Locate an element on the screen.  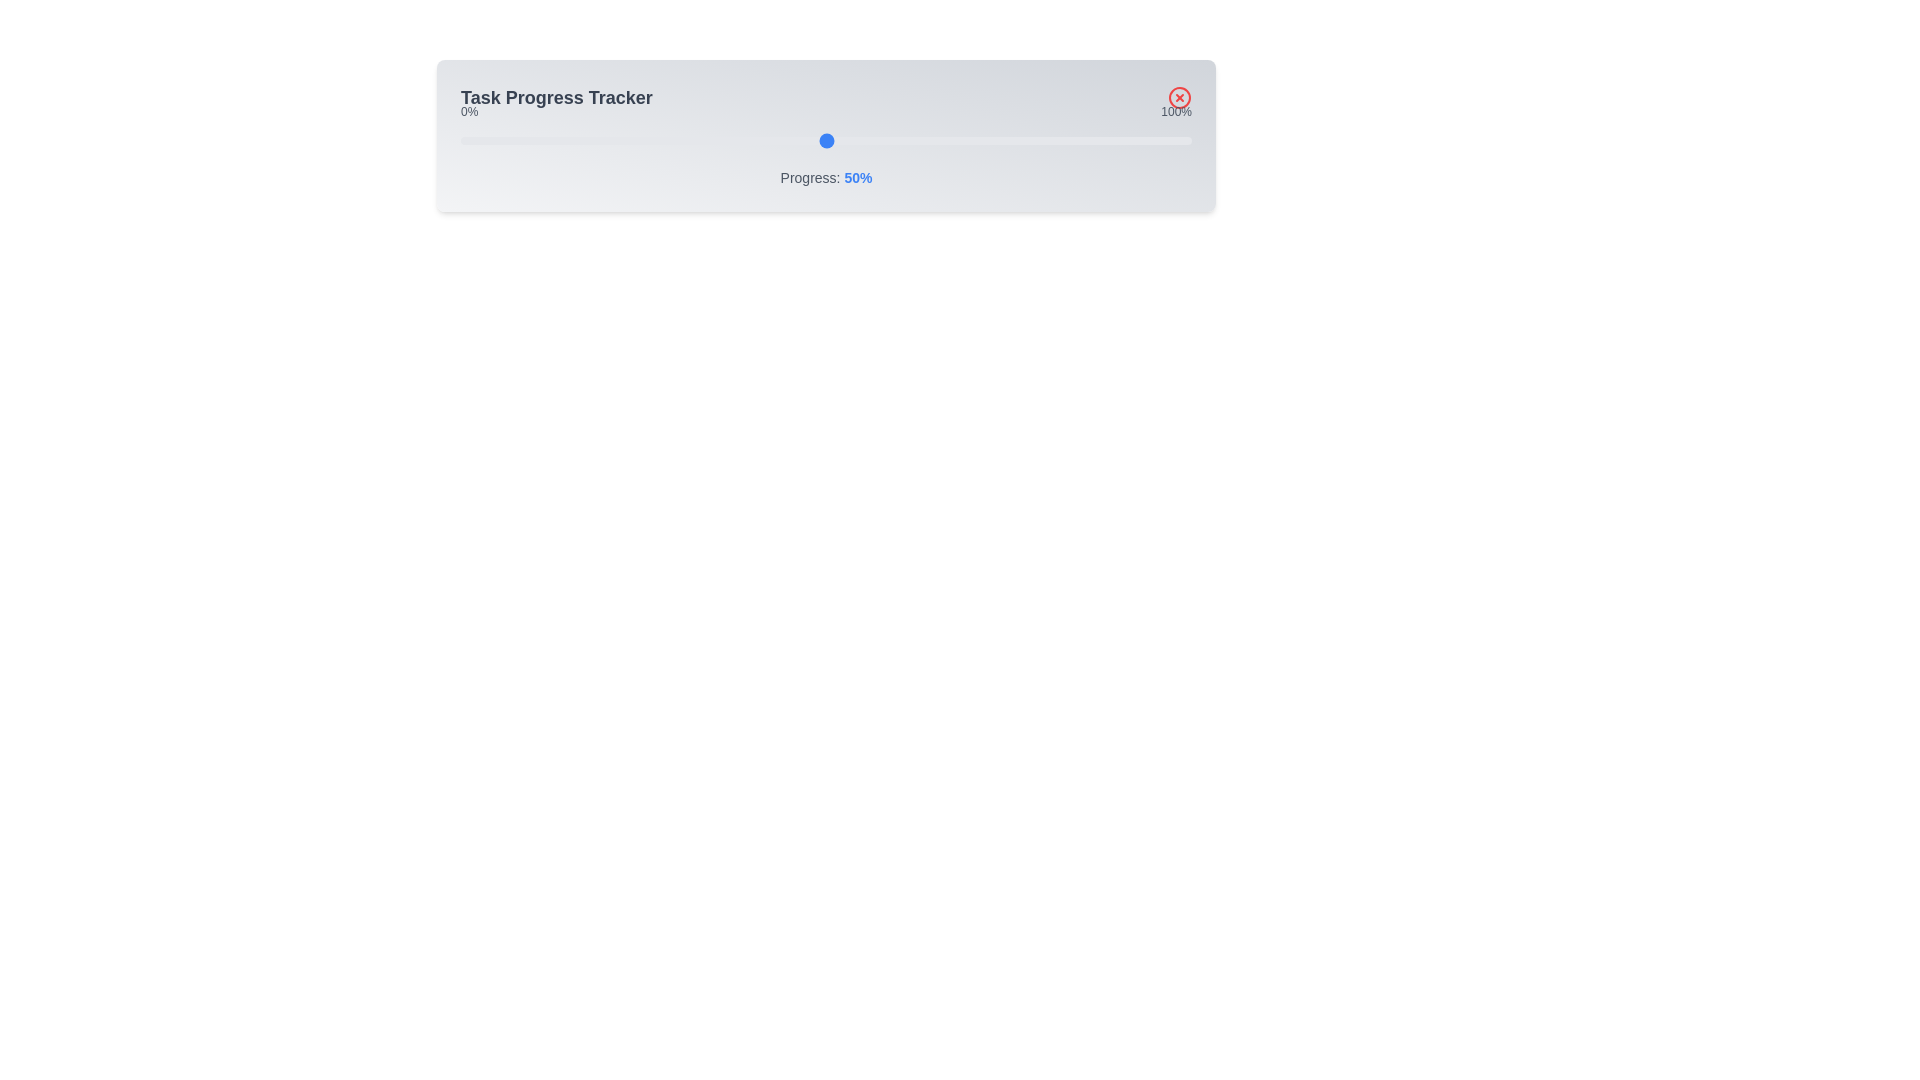
the slider is located at coordinates (1162, 140).